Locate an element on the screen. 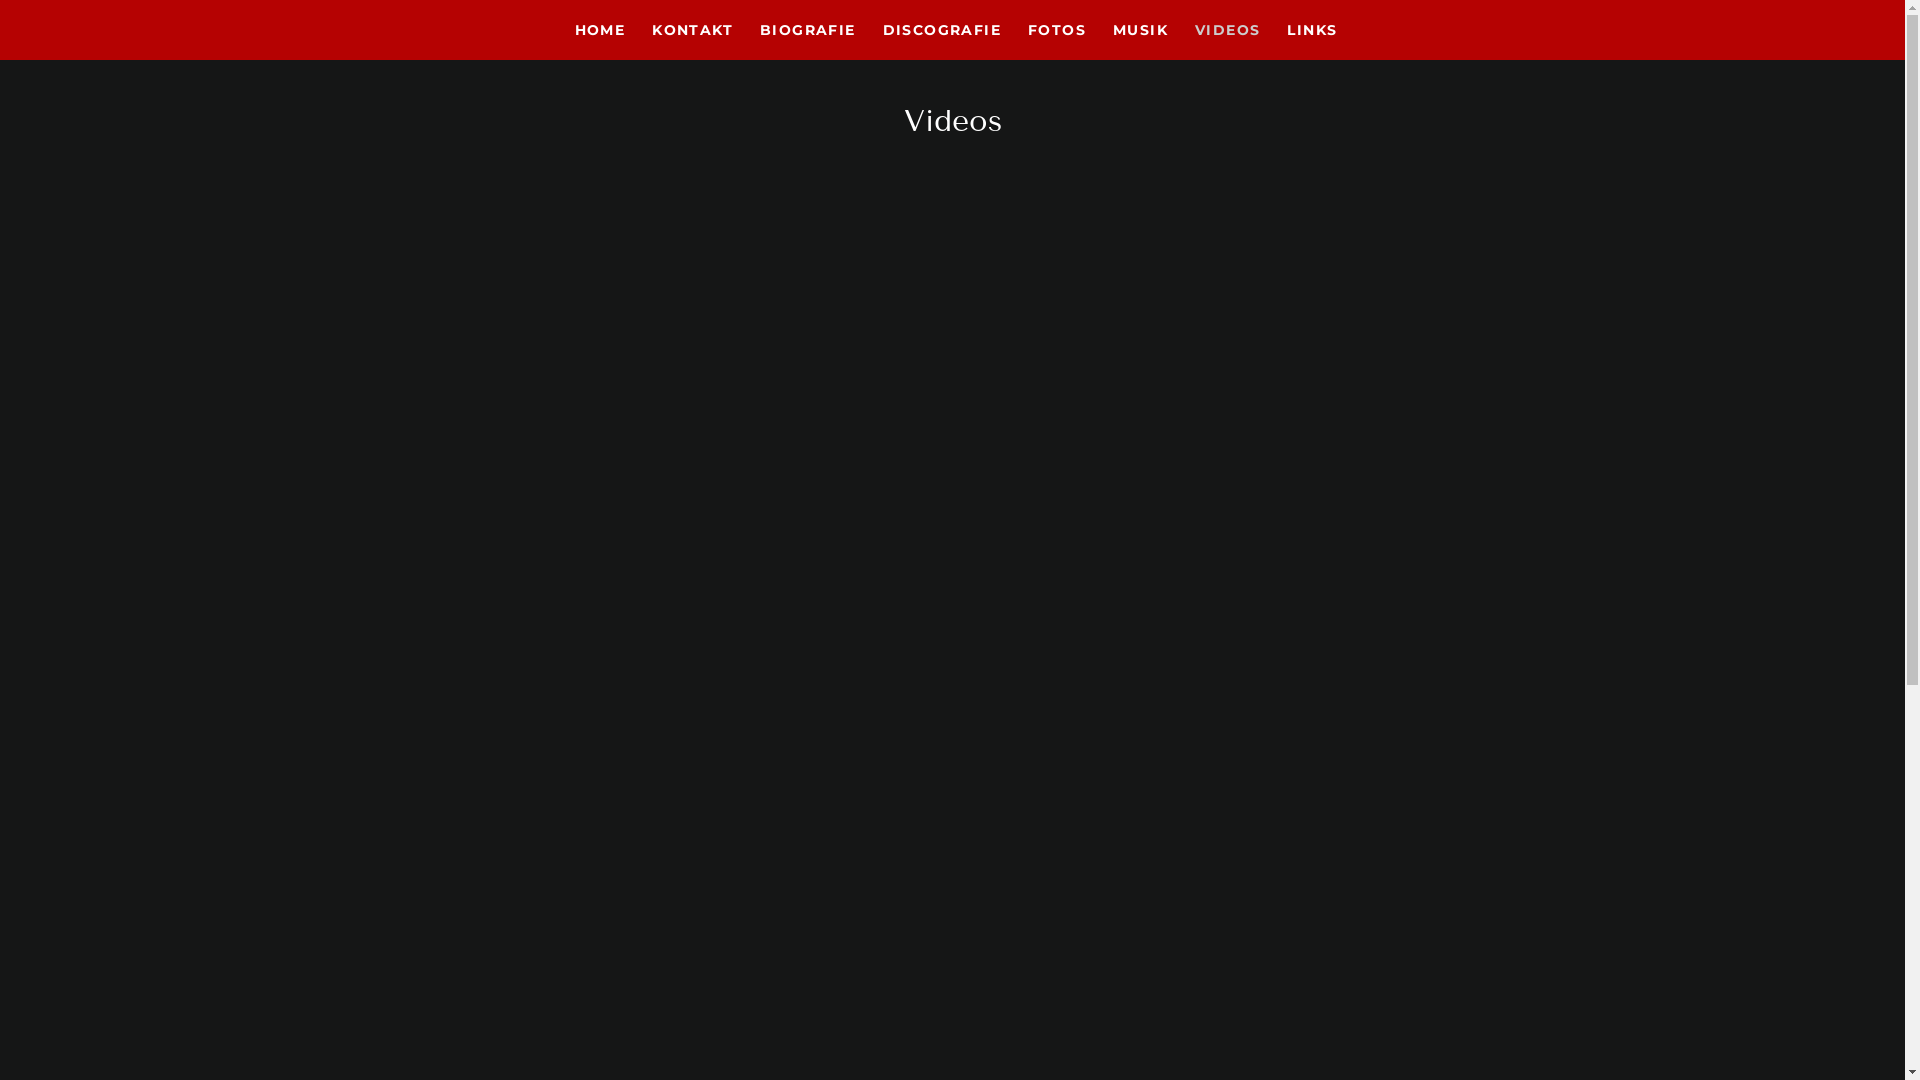 This screenshot has width=1920, height=1080. 'BIOGRAFIE' is located at coordinates (744, 30).